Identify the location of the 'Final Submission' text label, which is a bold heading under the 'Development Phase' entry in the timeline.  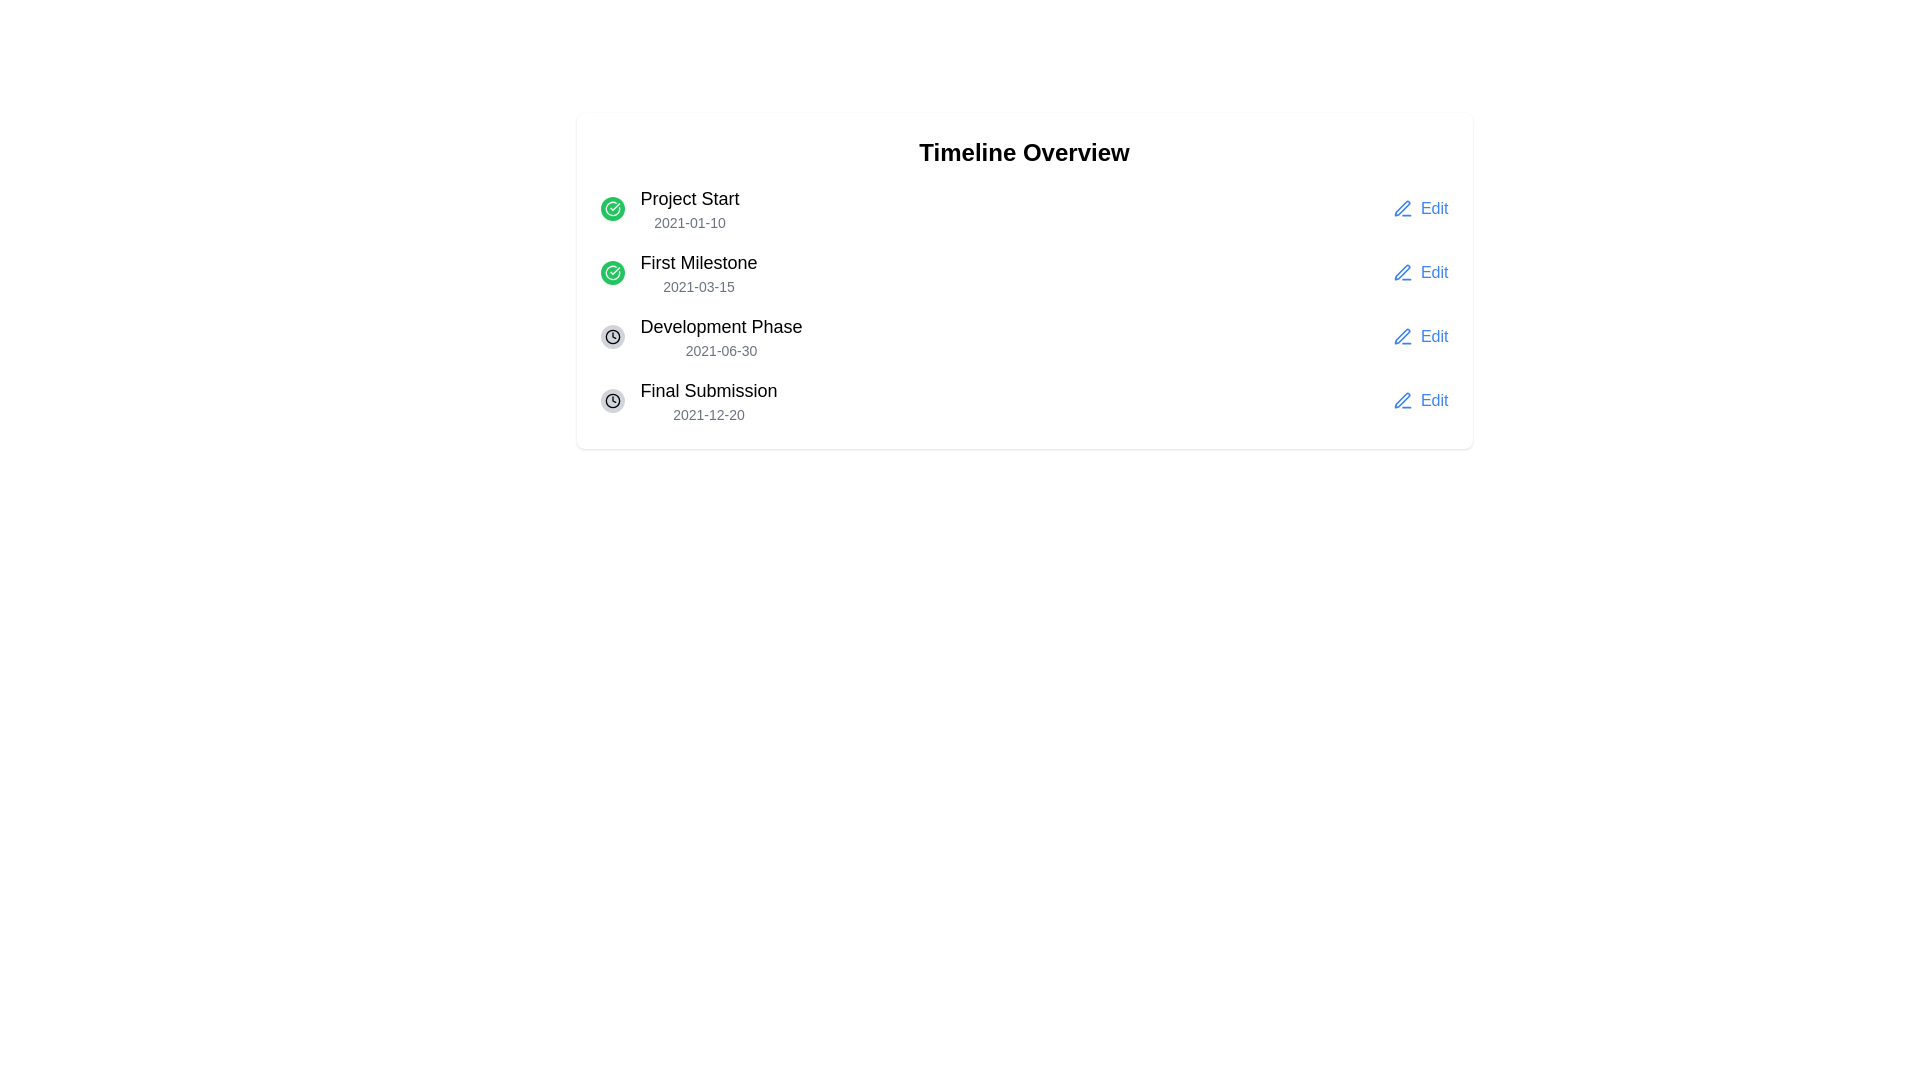
(709, 390).